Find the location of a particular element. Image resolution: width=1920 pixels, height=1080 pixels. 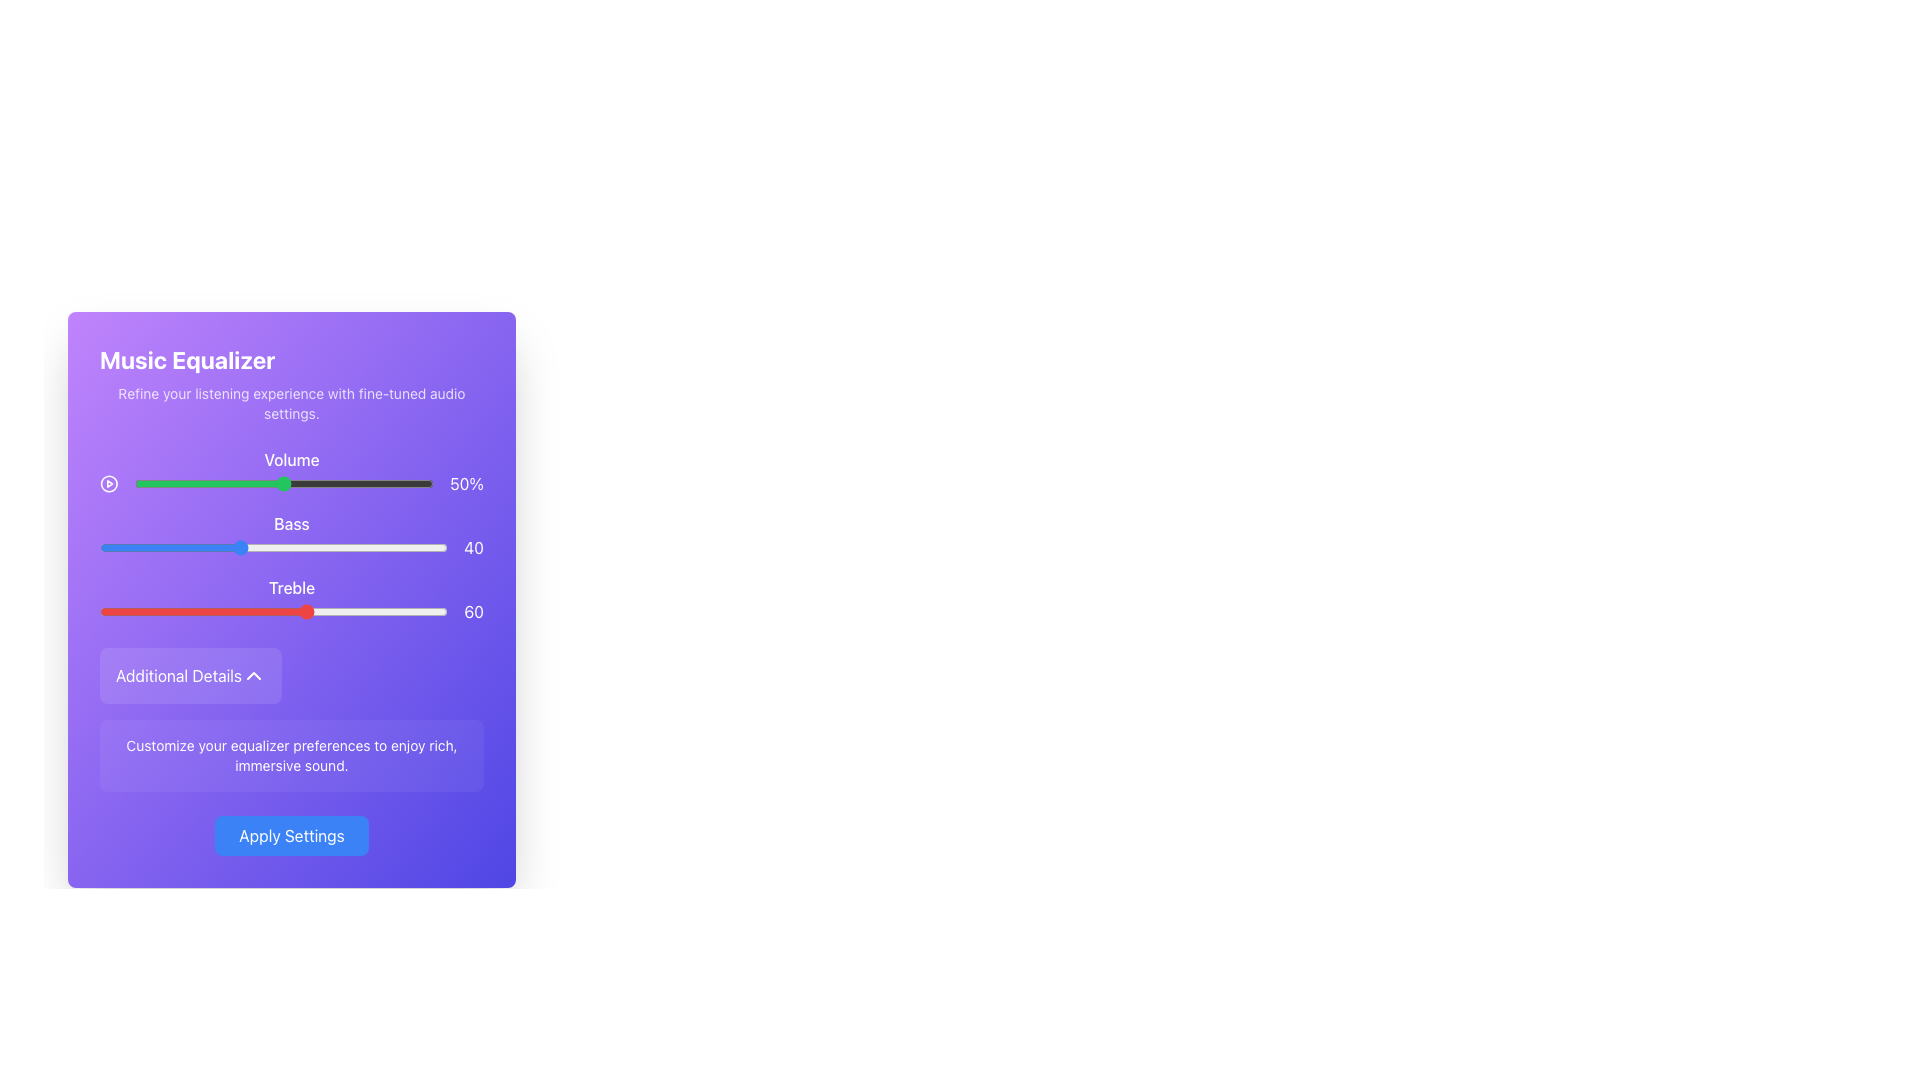

the bass level is located at coordinates (201, 547).